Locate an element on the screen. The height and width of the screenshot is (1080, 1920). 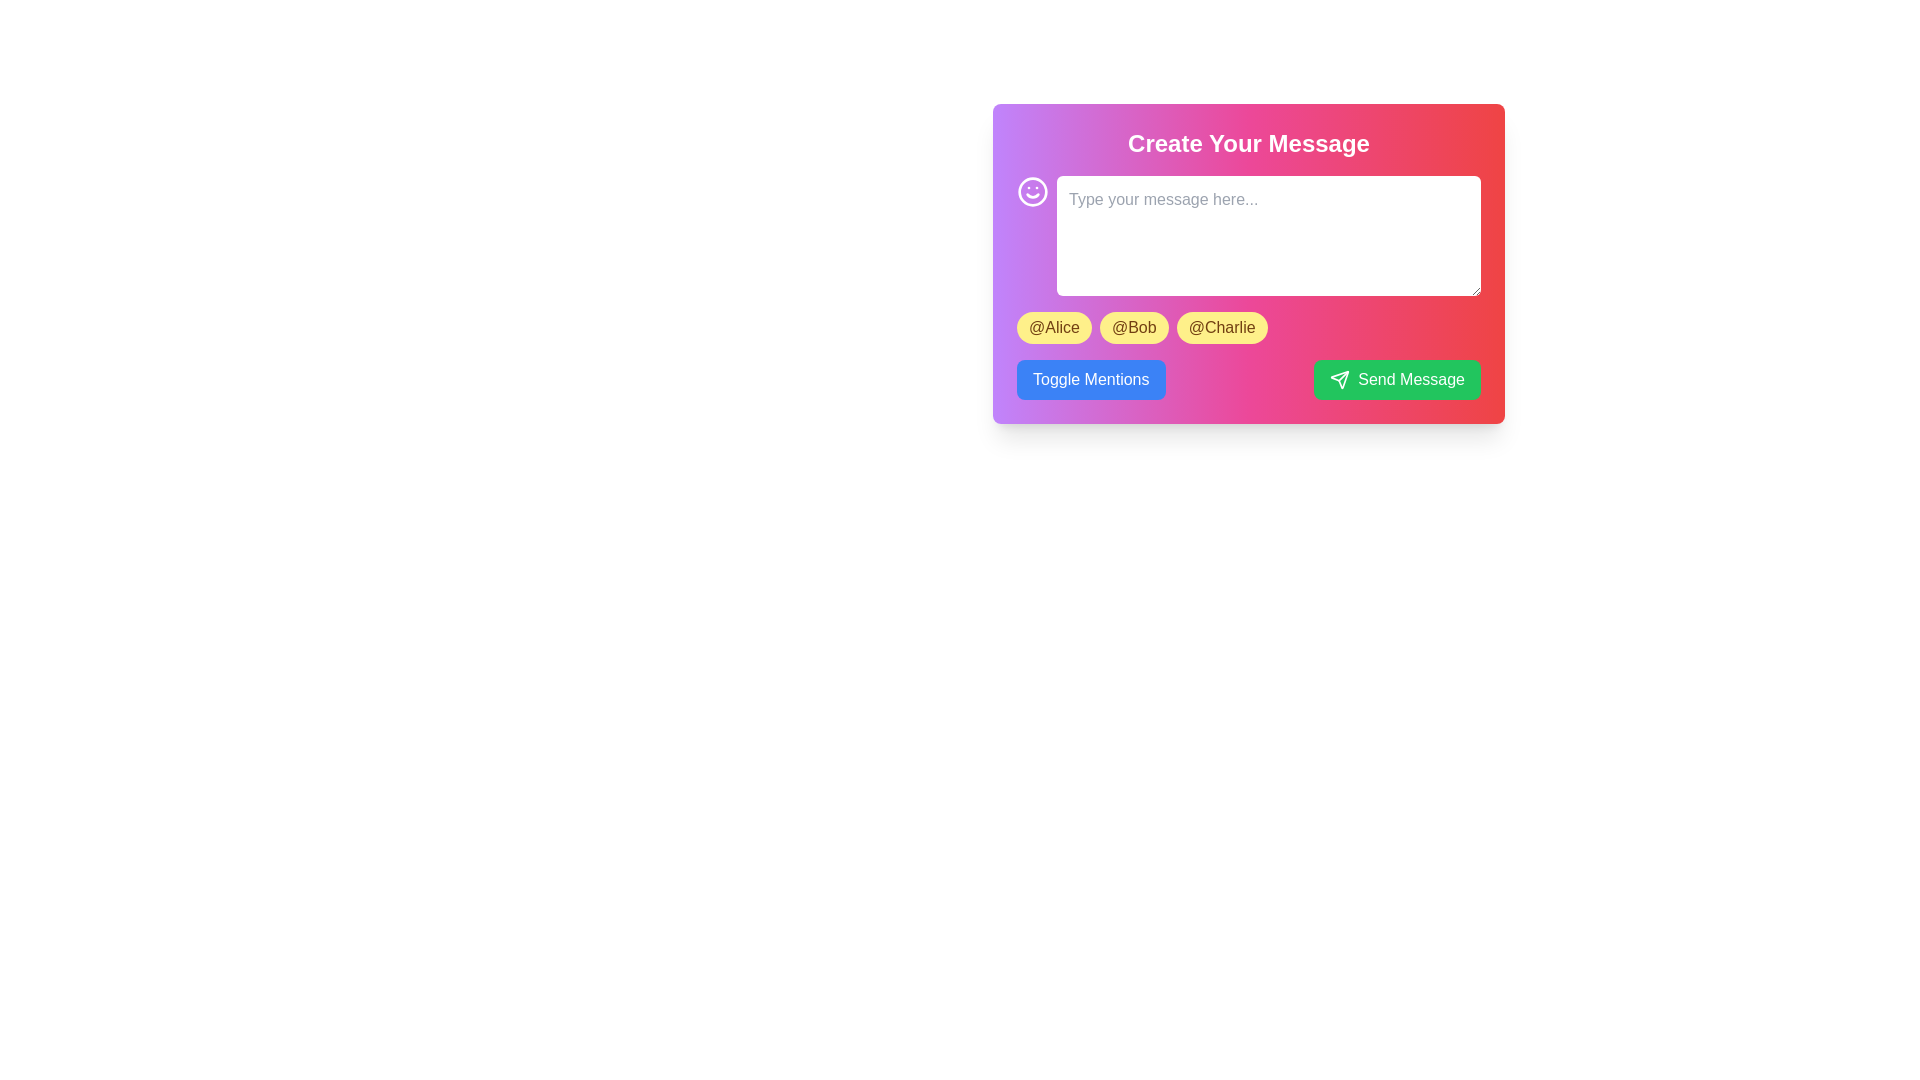
the interactive tag '@Charlie' is located at coordinates (1221, 326).